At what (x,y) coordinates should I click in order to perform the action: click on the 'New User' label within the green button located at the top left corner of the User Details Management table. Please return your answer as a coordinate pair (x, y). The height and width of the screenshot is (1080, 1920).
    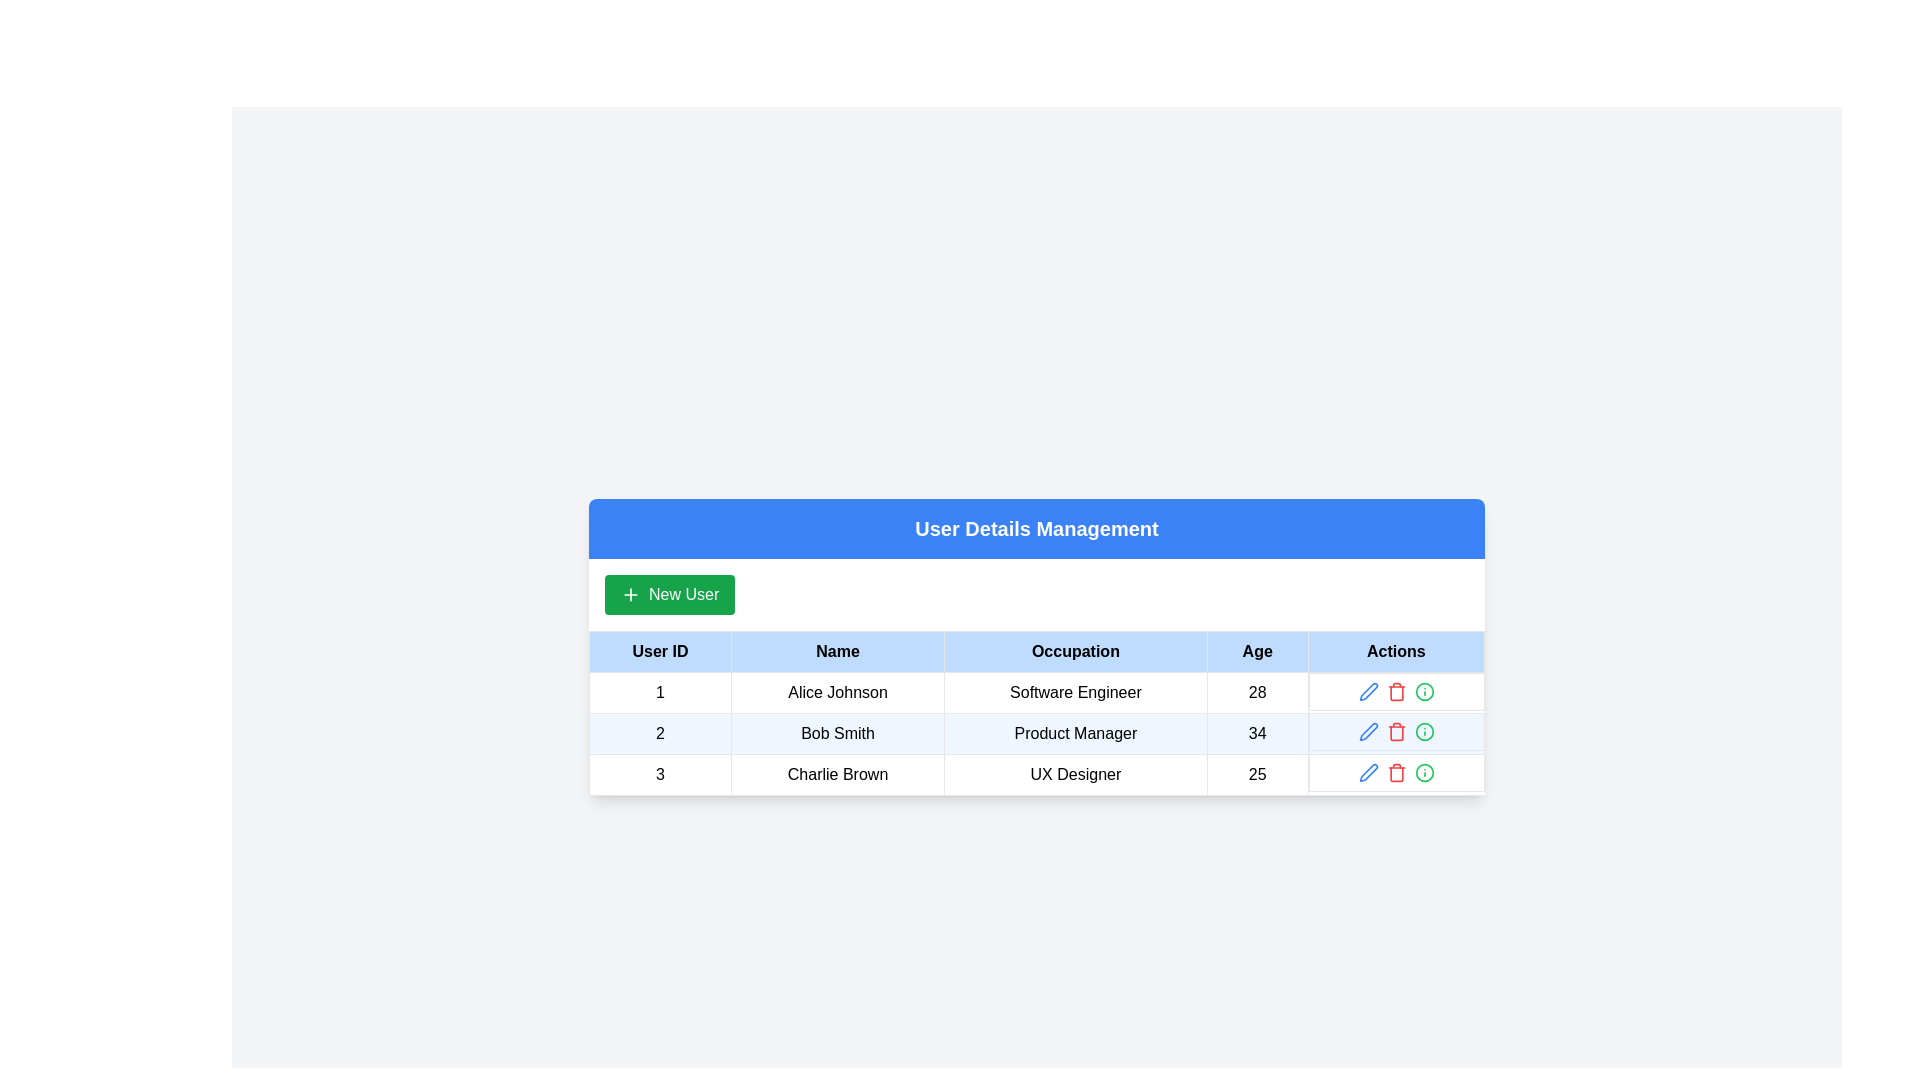
    Looking at the image, I should click on (684, 593).